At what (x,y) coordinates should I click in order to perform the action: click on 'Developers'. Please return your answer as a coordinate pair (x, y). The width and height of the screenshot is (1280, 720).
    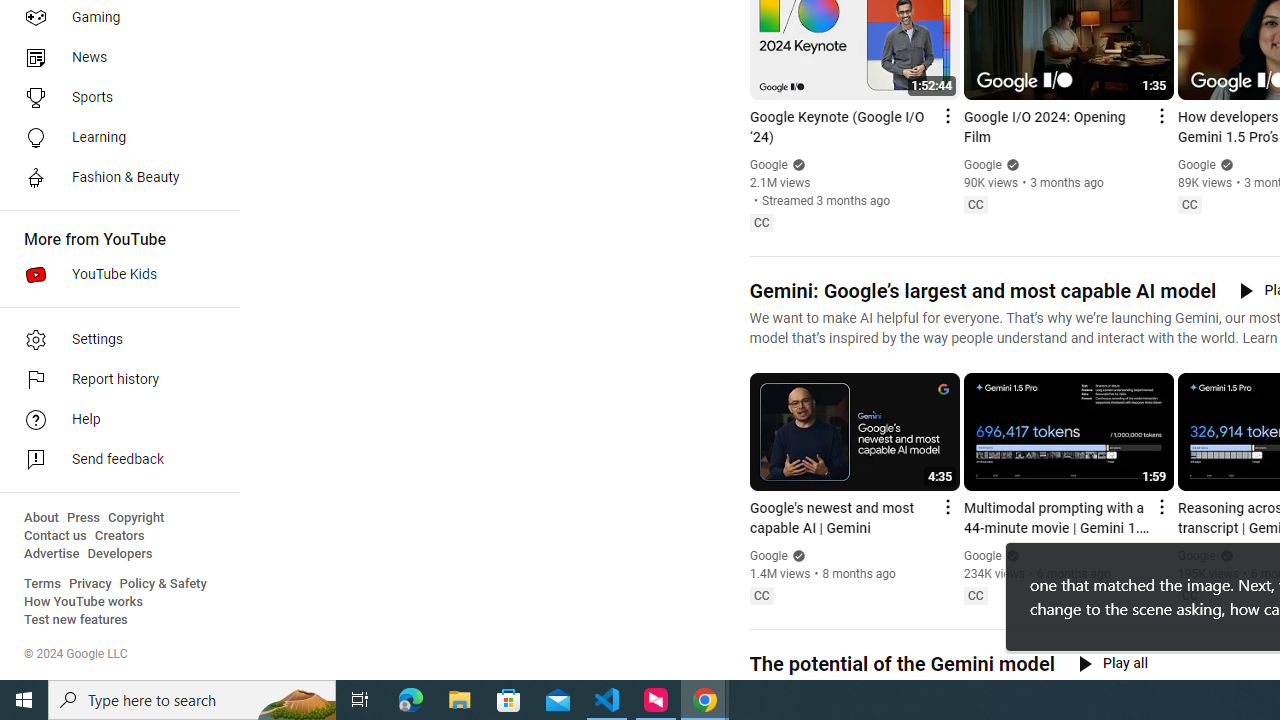
    Looking at the image, I should click on (119, 554).